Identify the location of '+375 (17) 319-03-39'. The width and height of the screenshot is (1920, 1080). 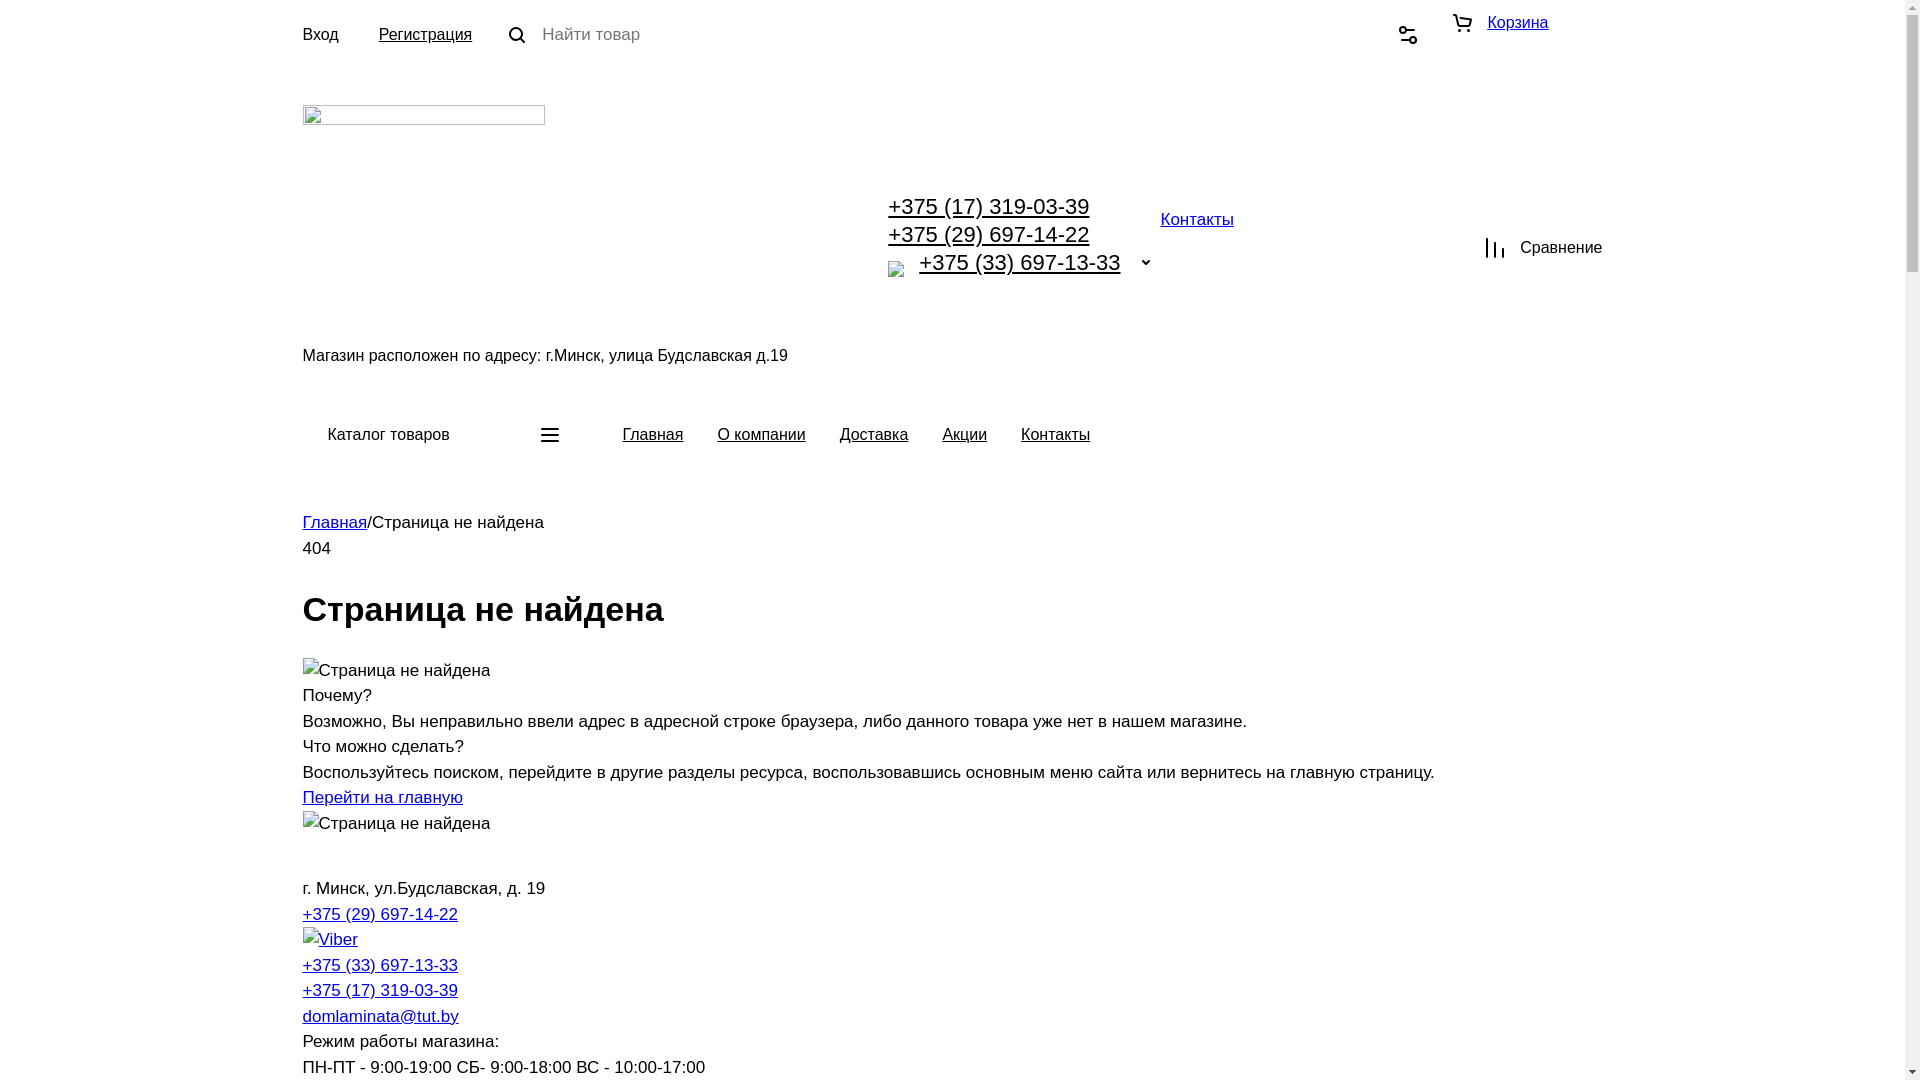
(301, 990).